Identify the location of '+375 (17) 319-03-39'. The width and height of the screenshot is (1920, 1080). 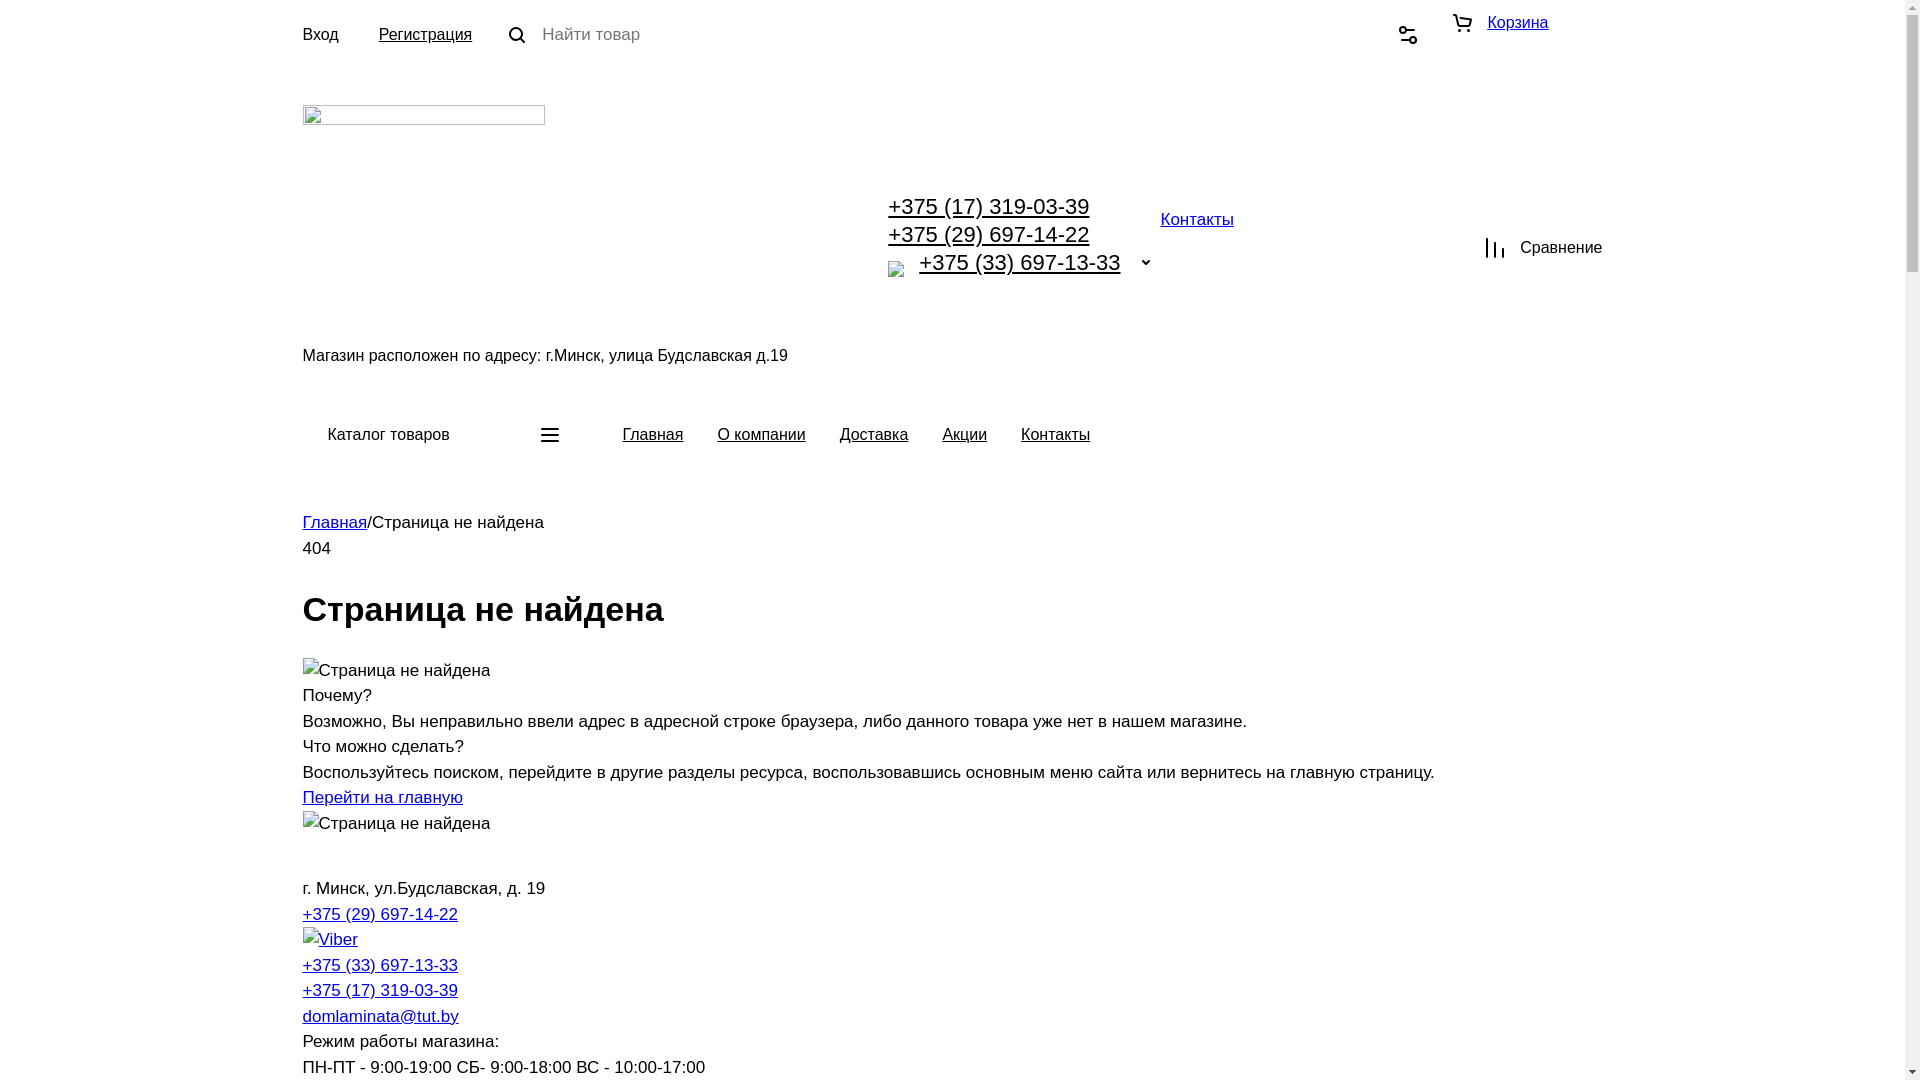
(301, 990).